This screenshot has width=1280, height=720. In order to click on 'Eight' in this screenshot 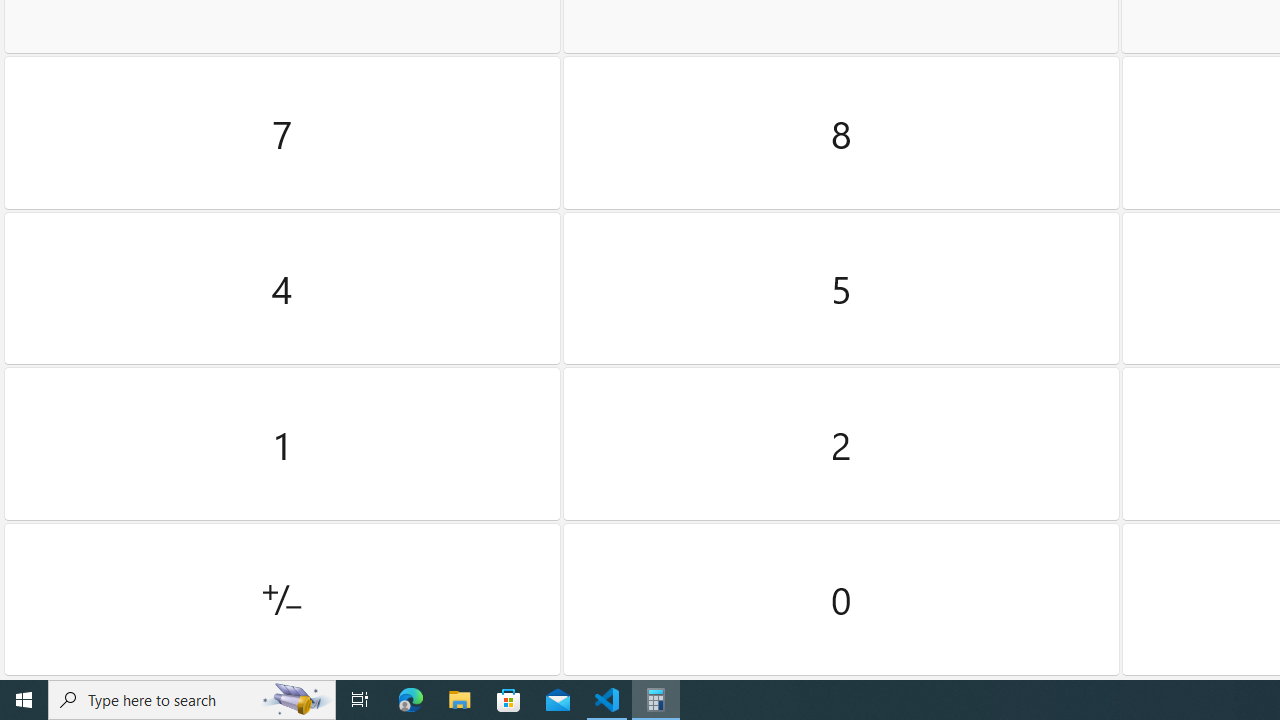, I will do `click(841, 133)`.